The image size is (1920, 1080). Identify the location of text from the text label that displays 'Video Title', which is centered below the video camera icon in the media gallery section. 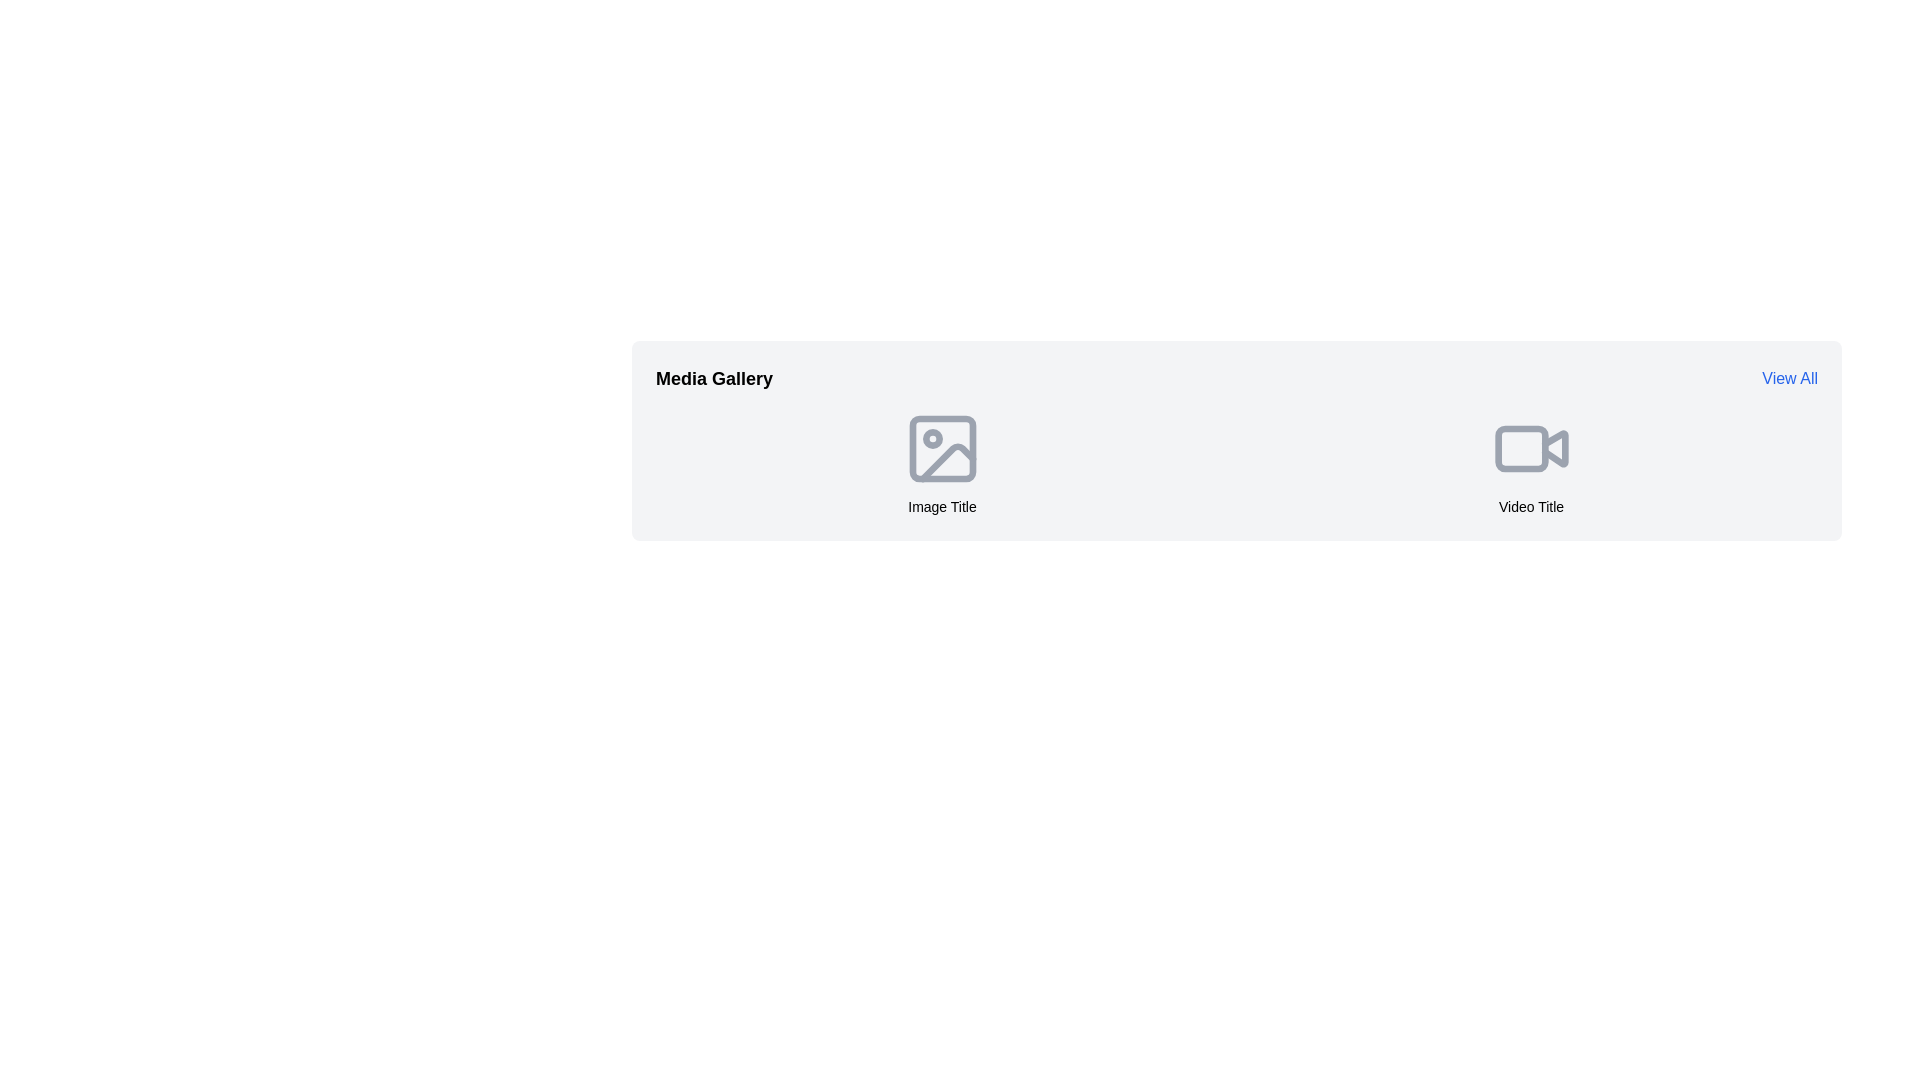
(1530, 505).